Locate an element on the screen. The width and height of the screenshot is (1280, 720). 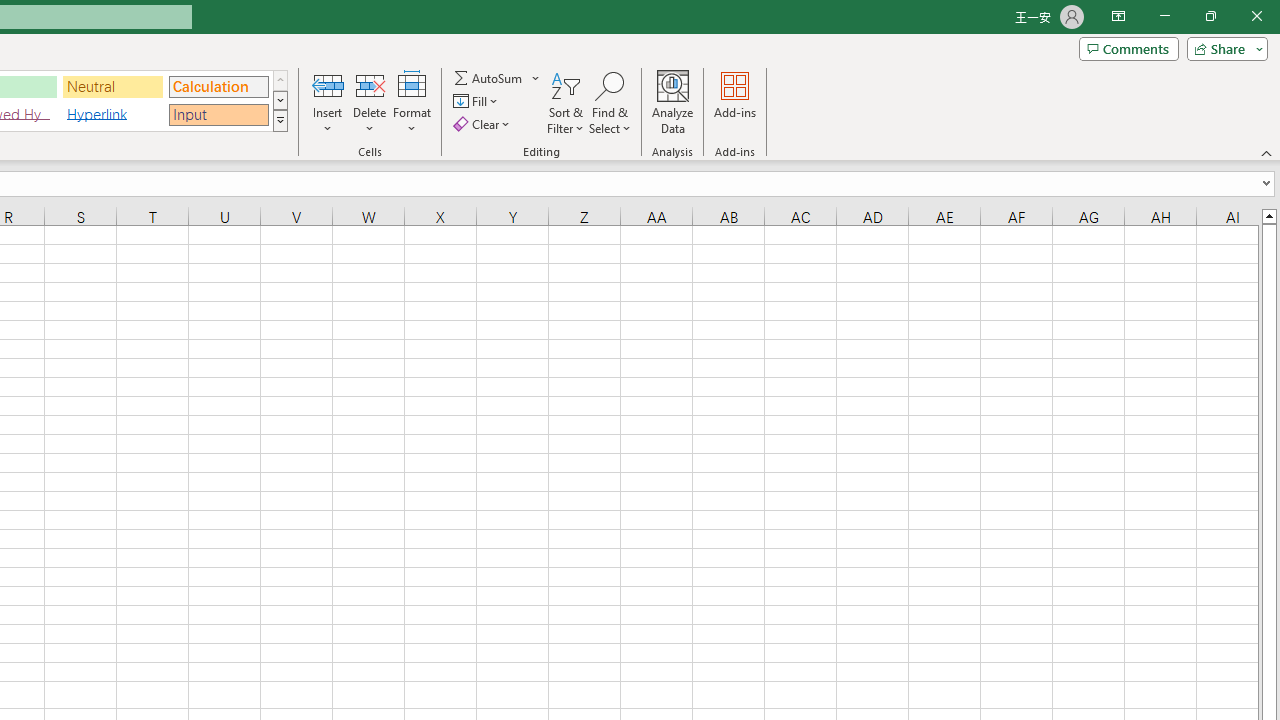
'Input' is located at coordinates (218, 114).